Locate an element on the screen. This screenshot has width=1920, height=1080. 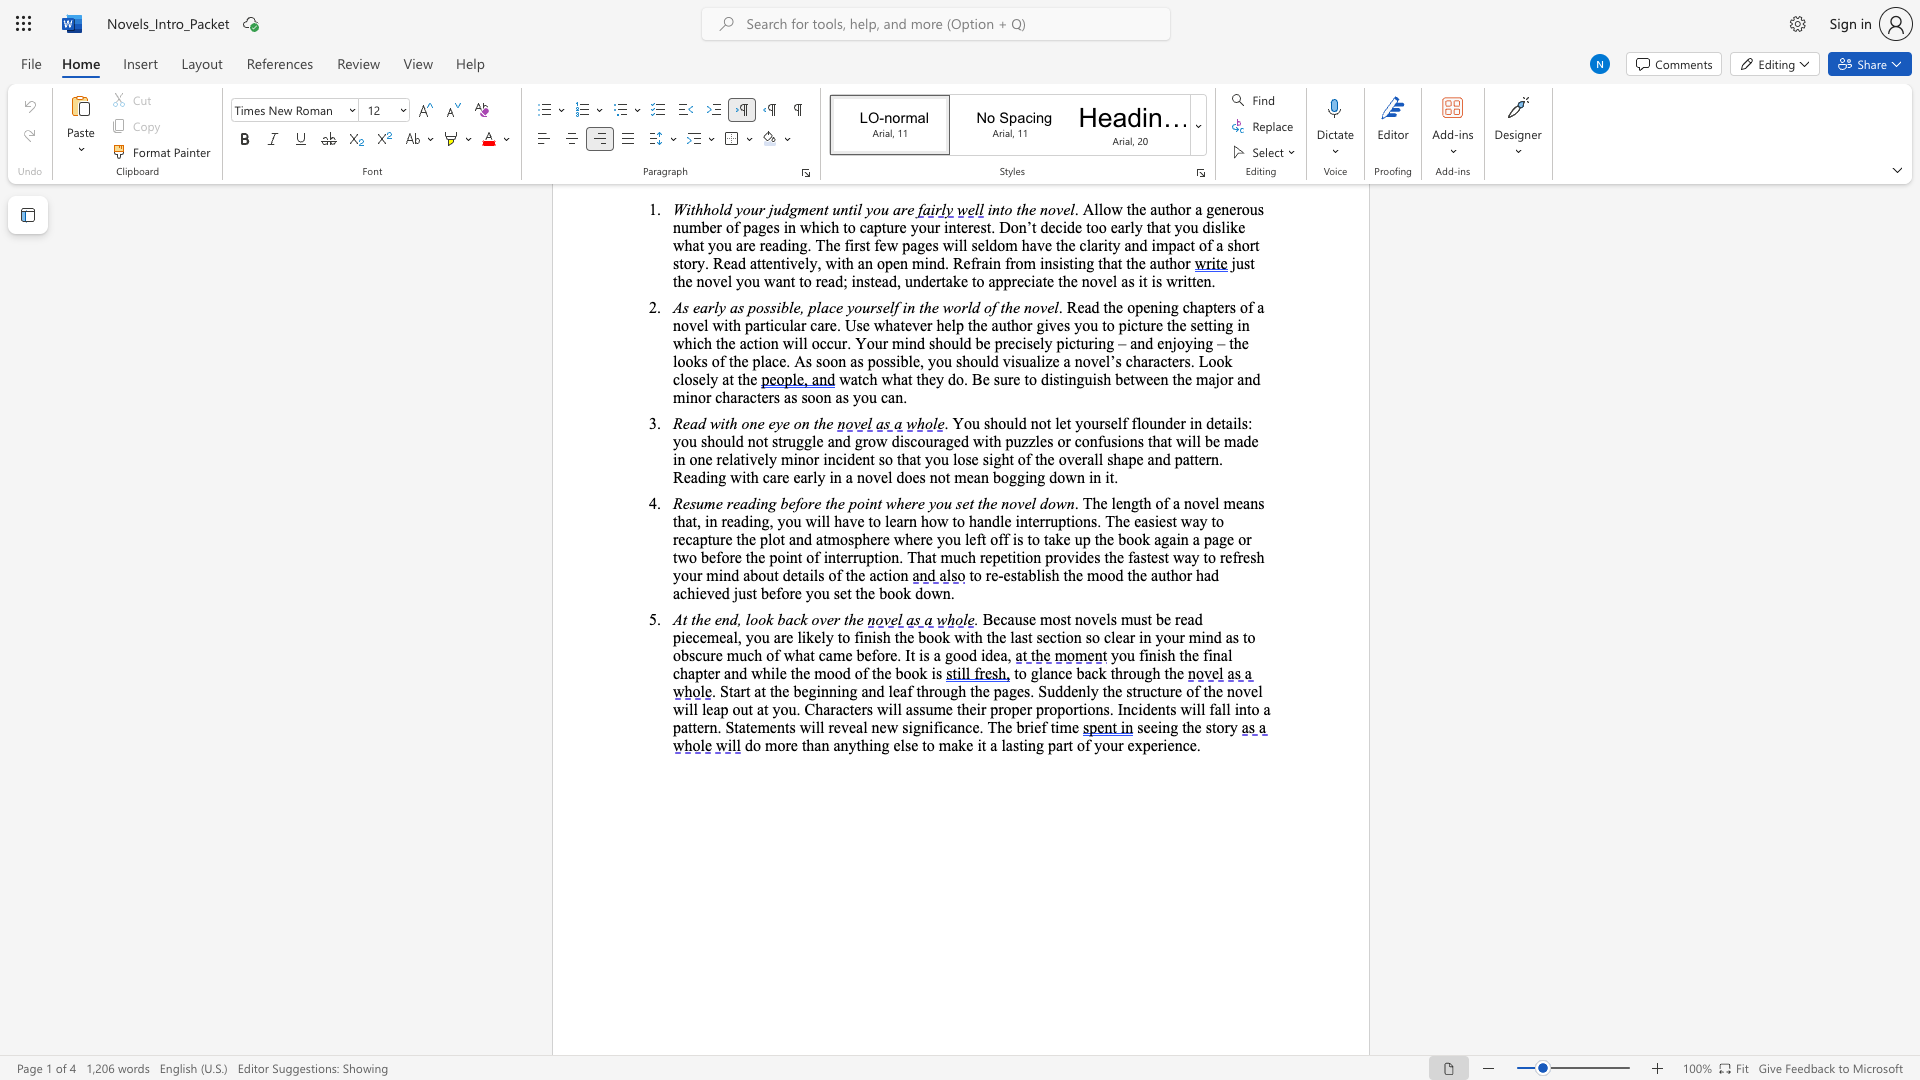
the subset text ", lo" within the text "At the end, look back over the" is located at coordinates (736, 618).